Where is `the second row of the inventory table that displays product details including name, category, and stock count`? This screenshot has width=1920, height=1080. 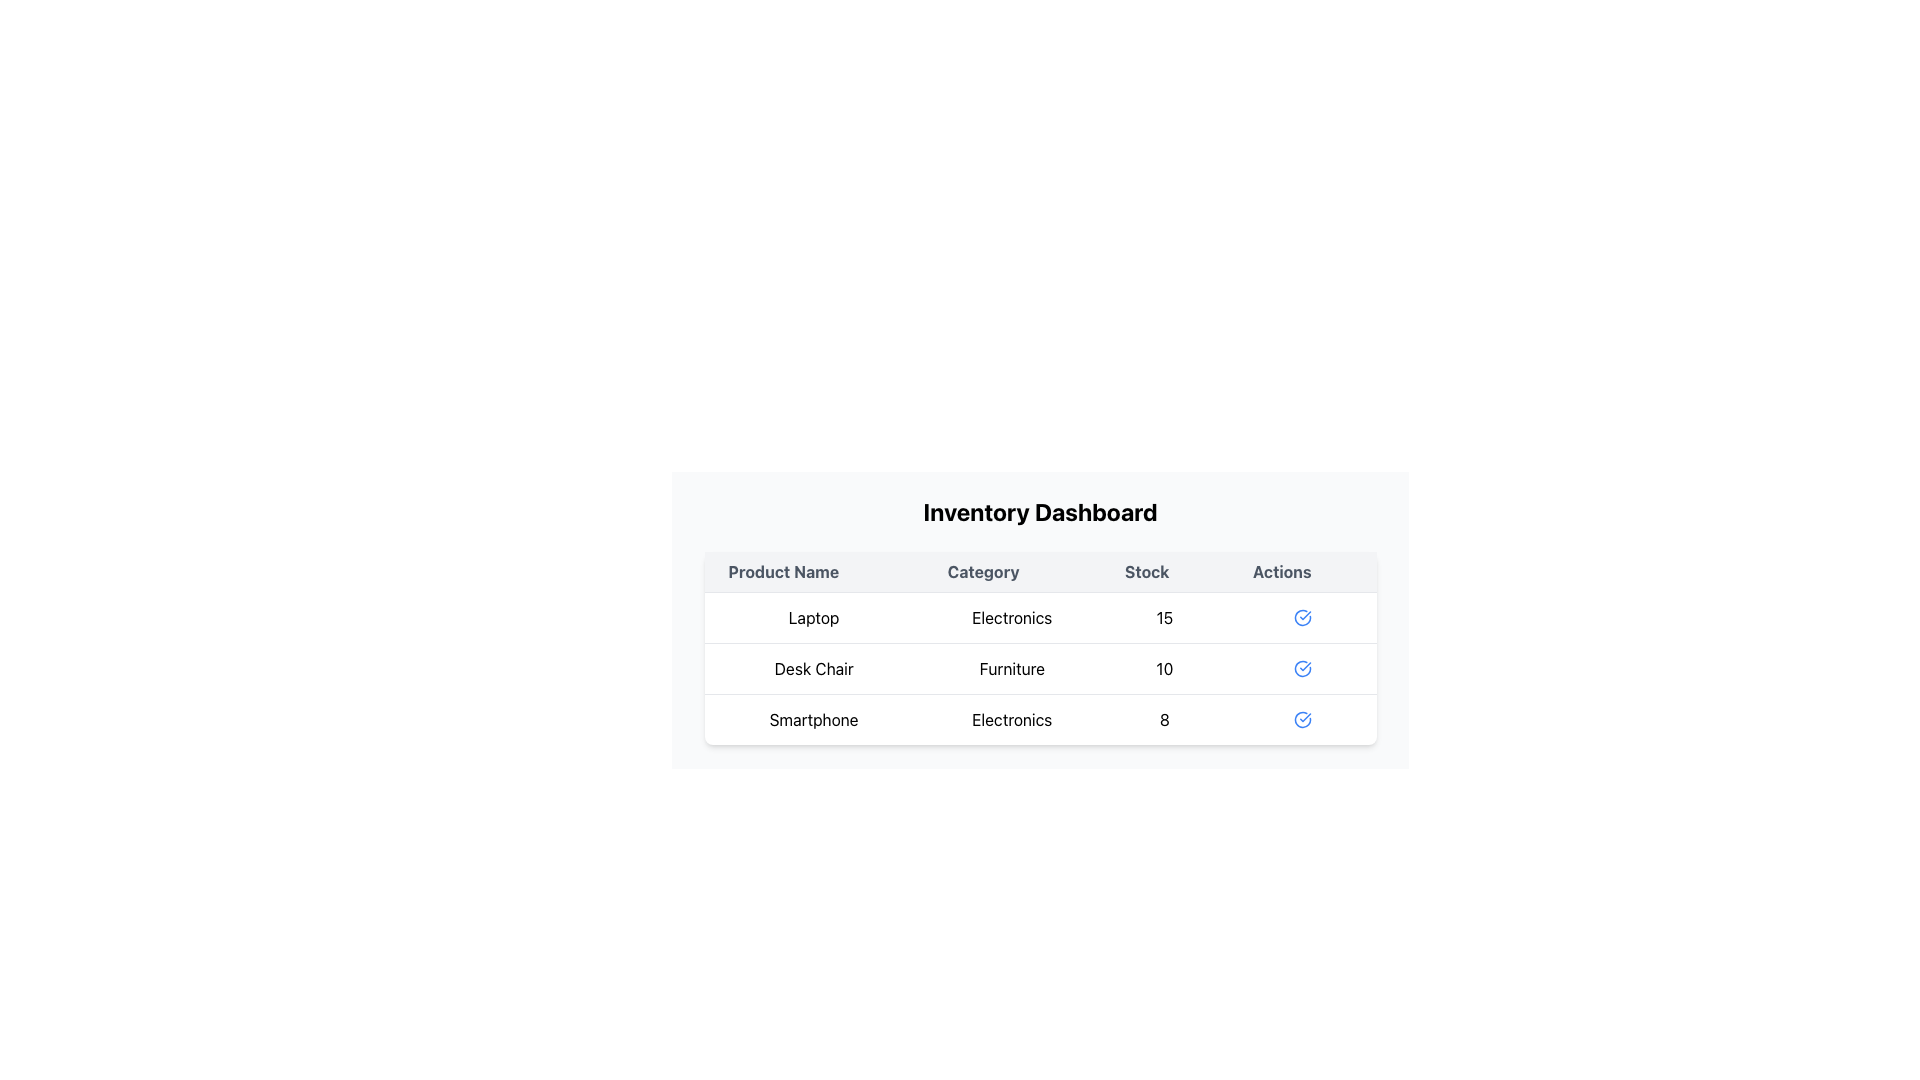 the second row of the inventory table that displays product details including name, category, and stock count is located at coordinates (1040, 668).